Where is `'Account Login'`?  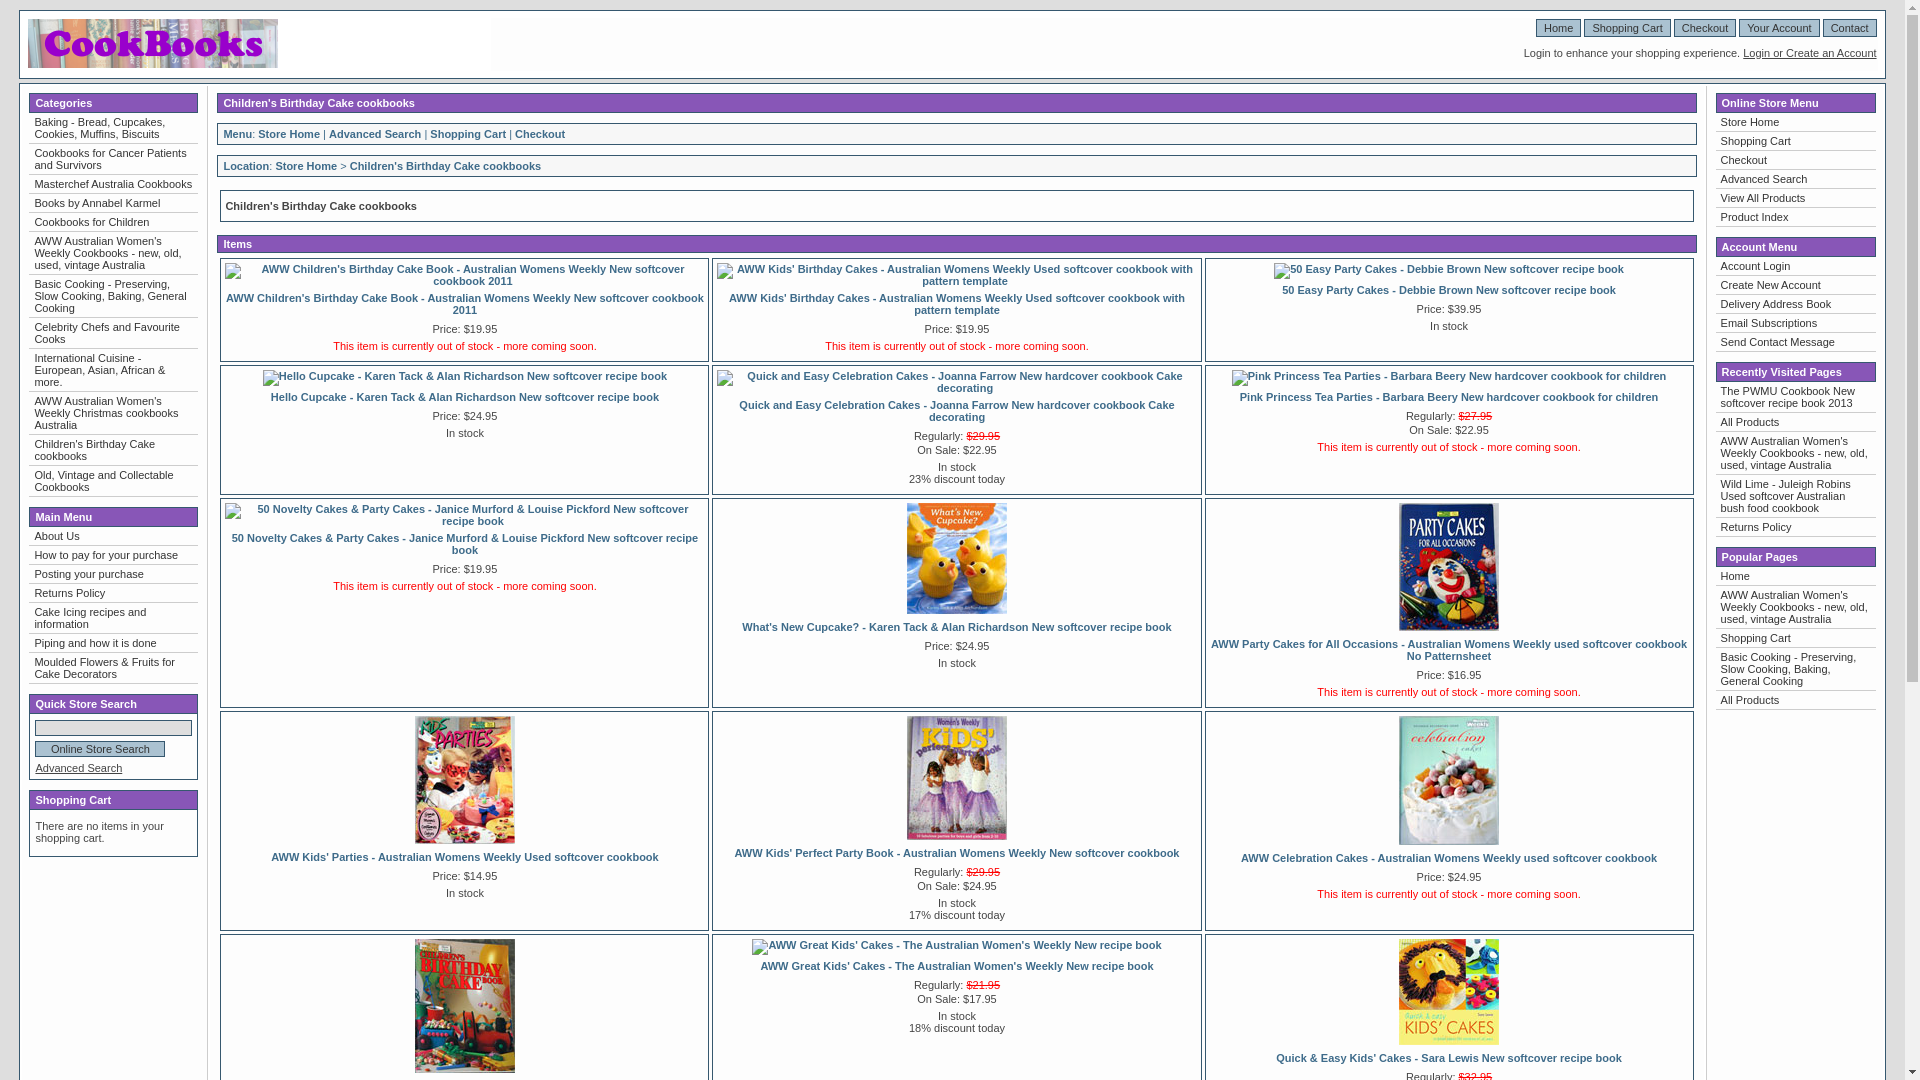 'Account Login' is located at coordinates (1795, 265).